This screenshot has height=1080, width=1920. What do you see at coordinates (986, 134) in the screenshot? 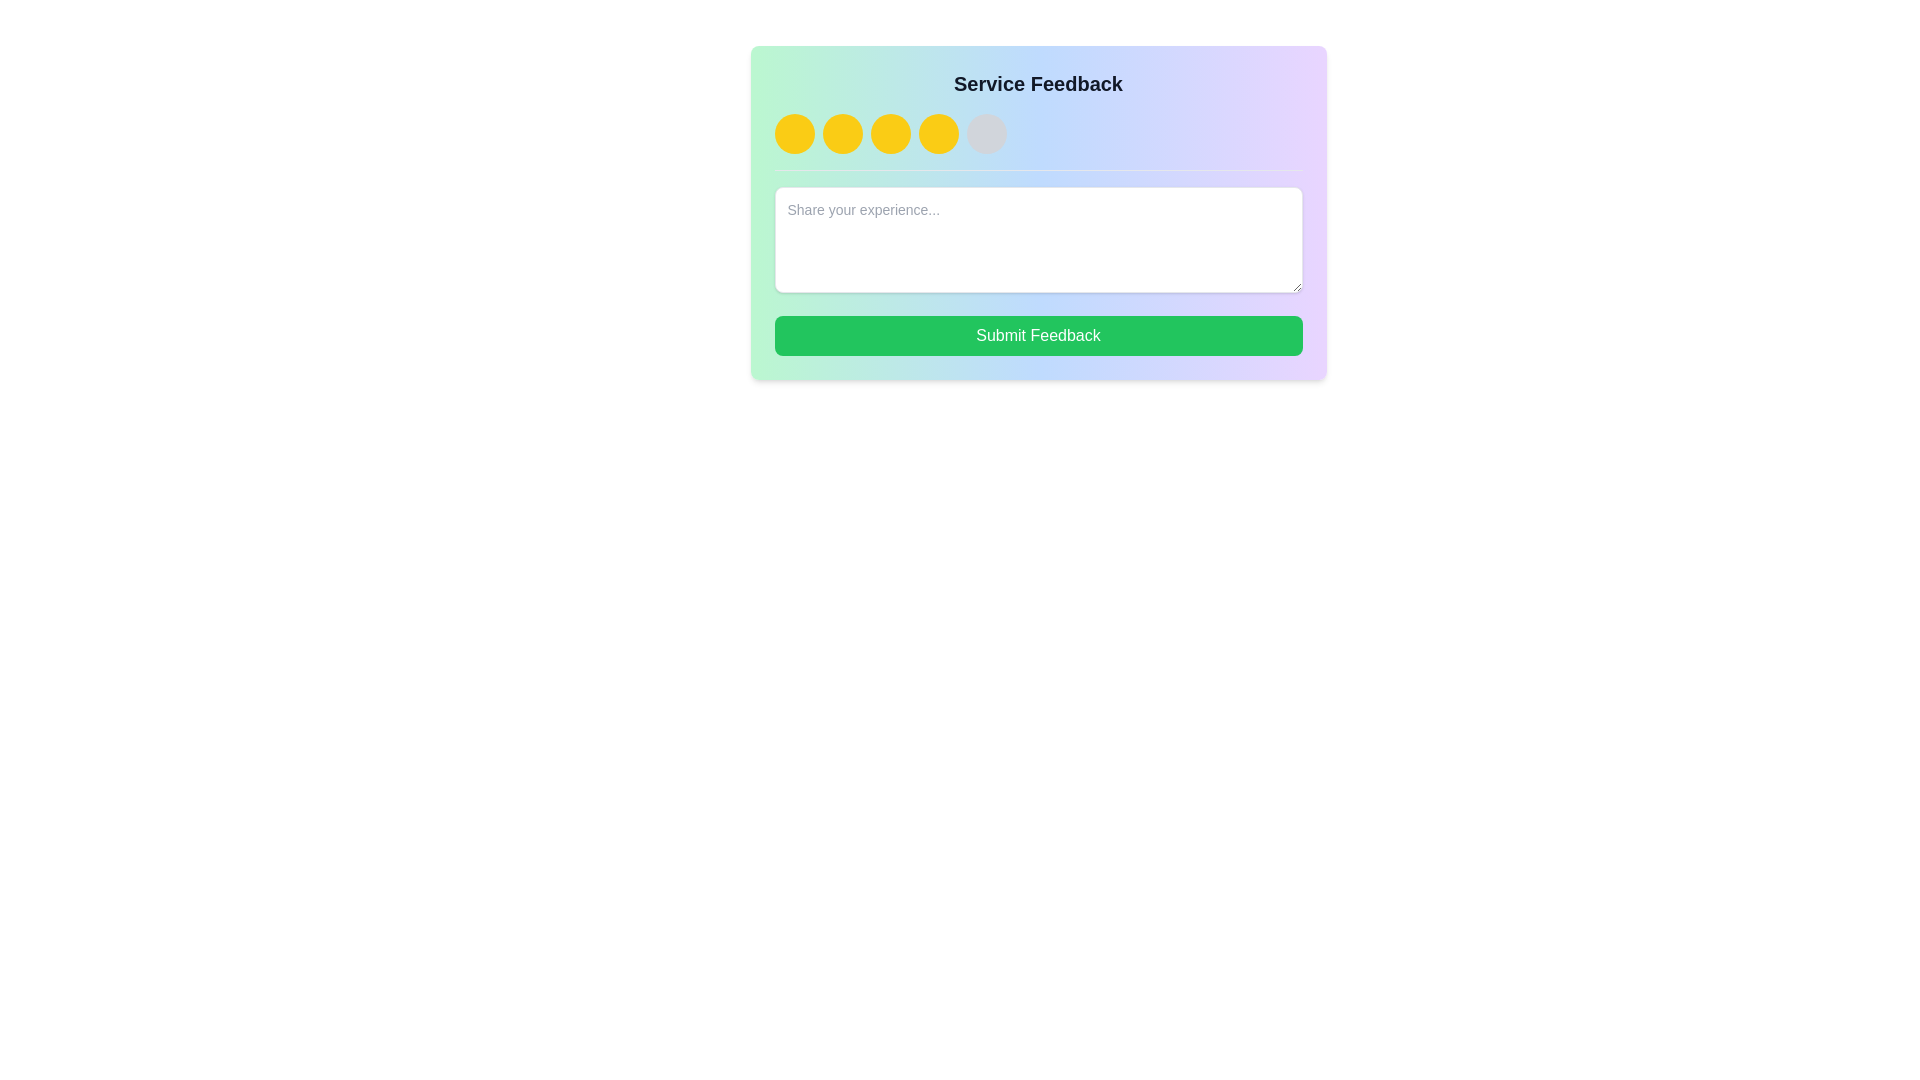
I see `to select the circular placeholder indicator, which is the fifth in a horizontal row of five, featuring a gray fill and rounded edges` at bounding box center [986, 134].